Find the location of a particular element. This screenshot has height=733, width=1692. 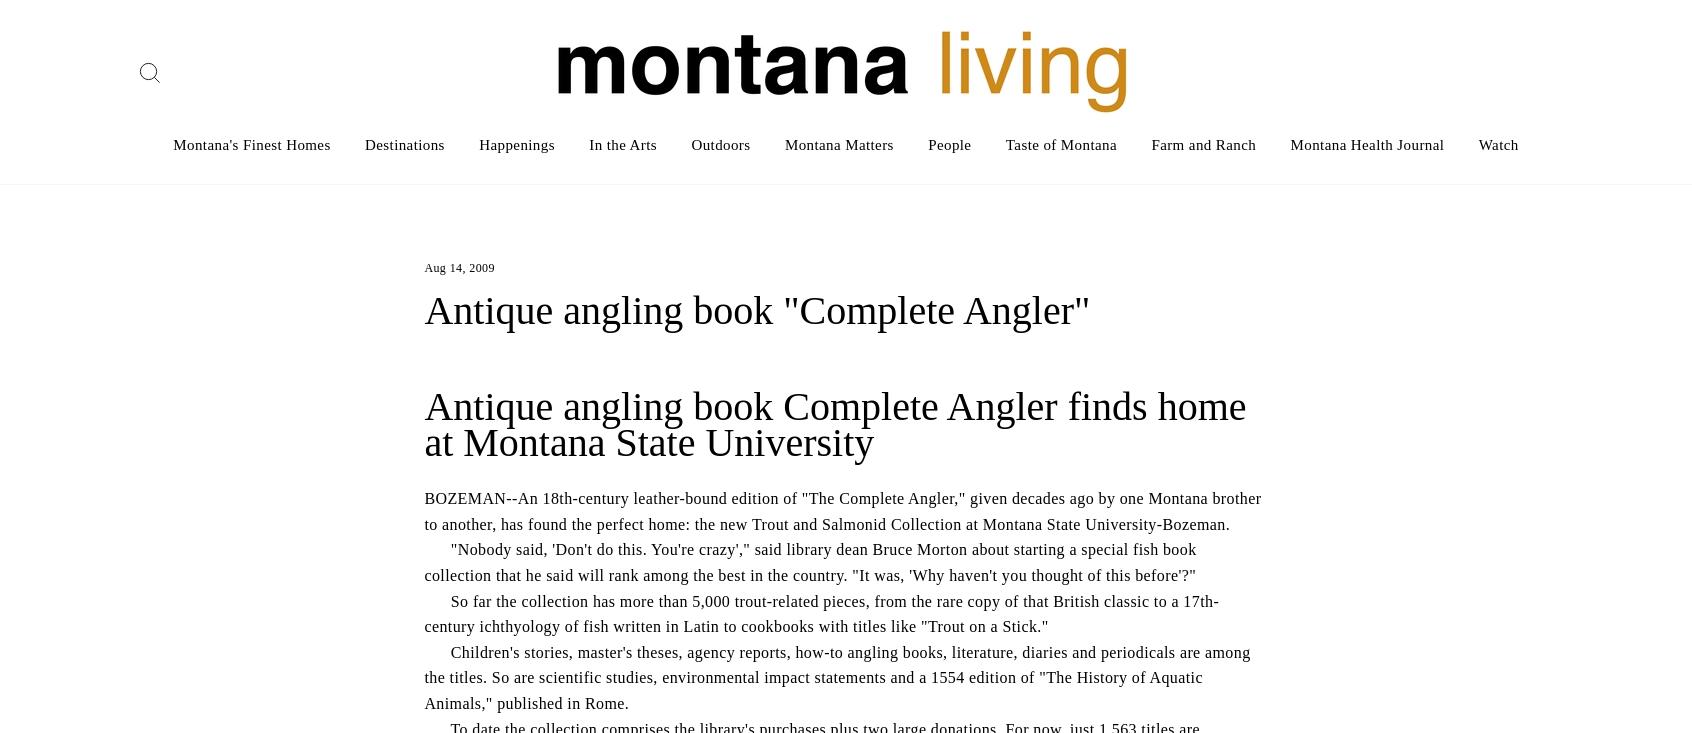

'Taste of Montana' is located at coordinates (1061, 144).